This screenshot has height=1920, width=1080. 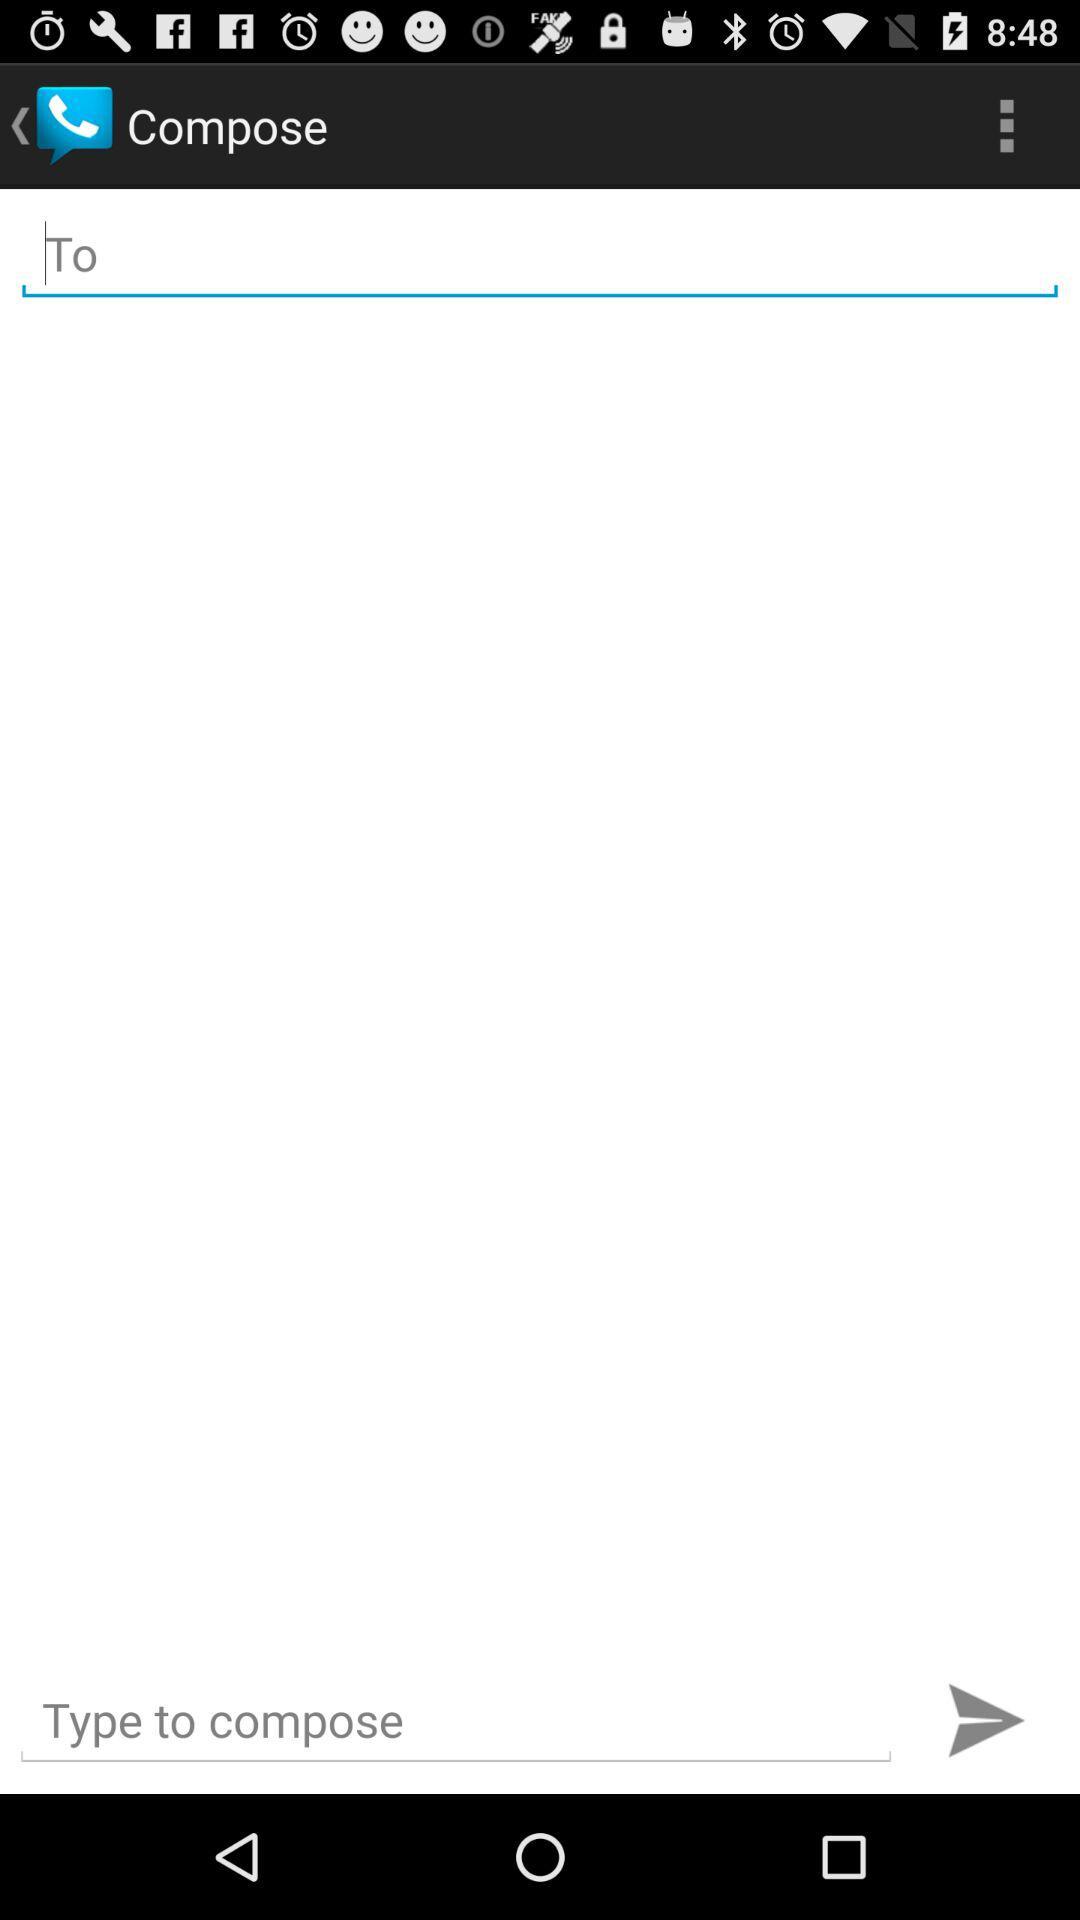 What do you see at coordinates (455, 1719) in the screenshot?
I see `text` at bounding box center [455, 1719].